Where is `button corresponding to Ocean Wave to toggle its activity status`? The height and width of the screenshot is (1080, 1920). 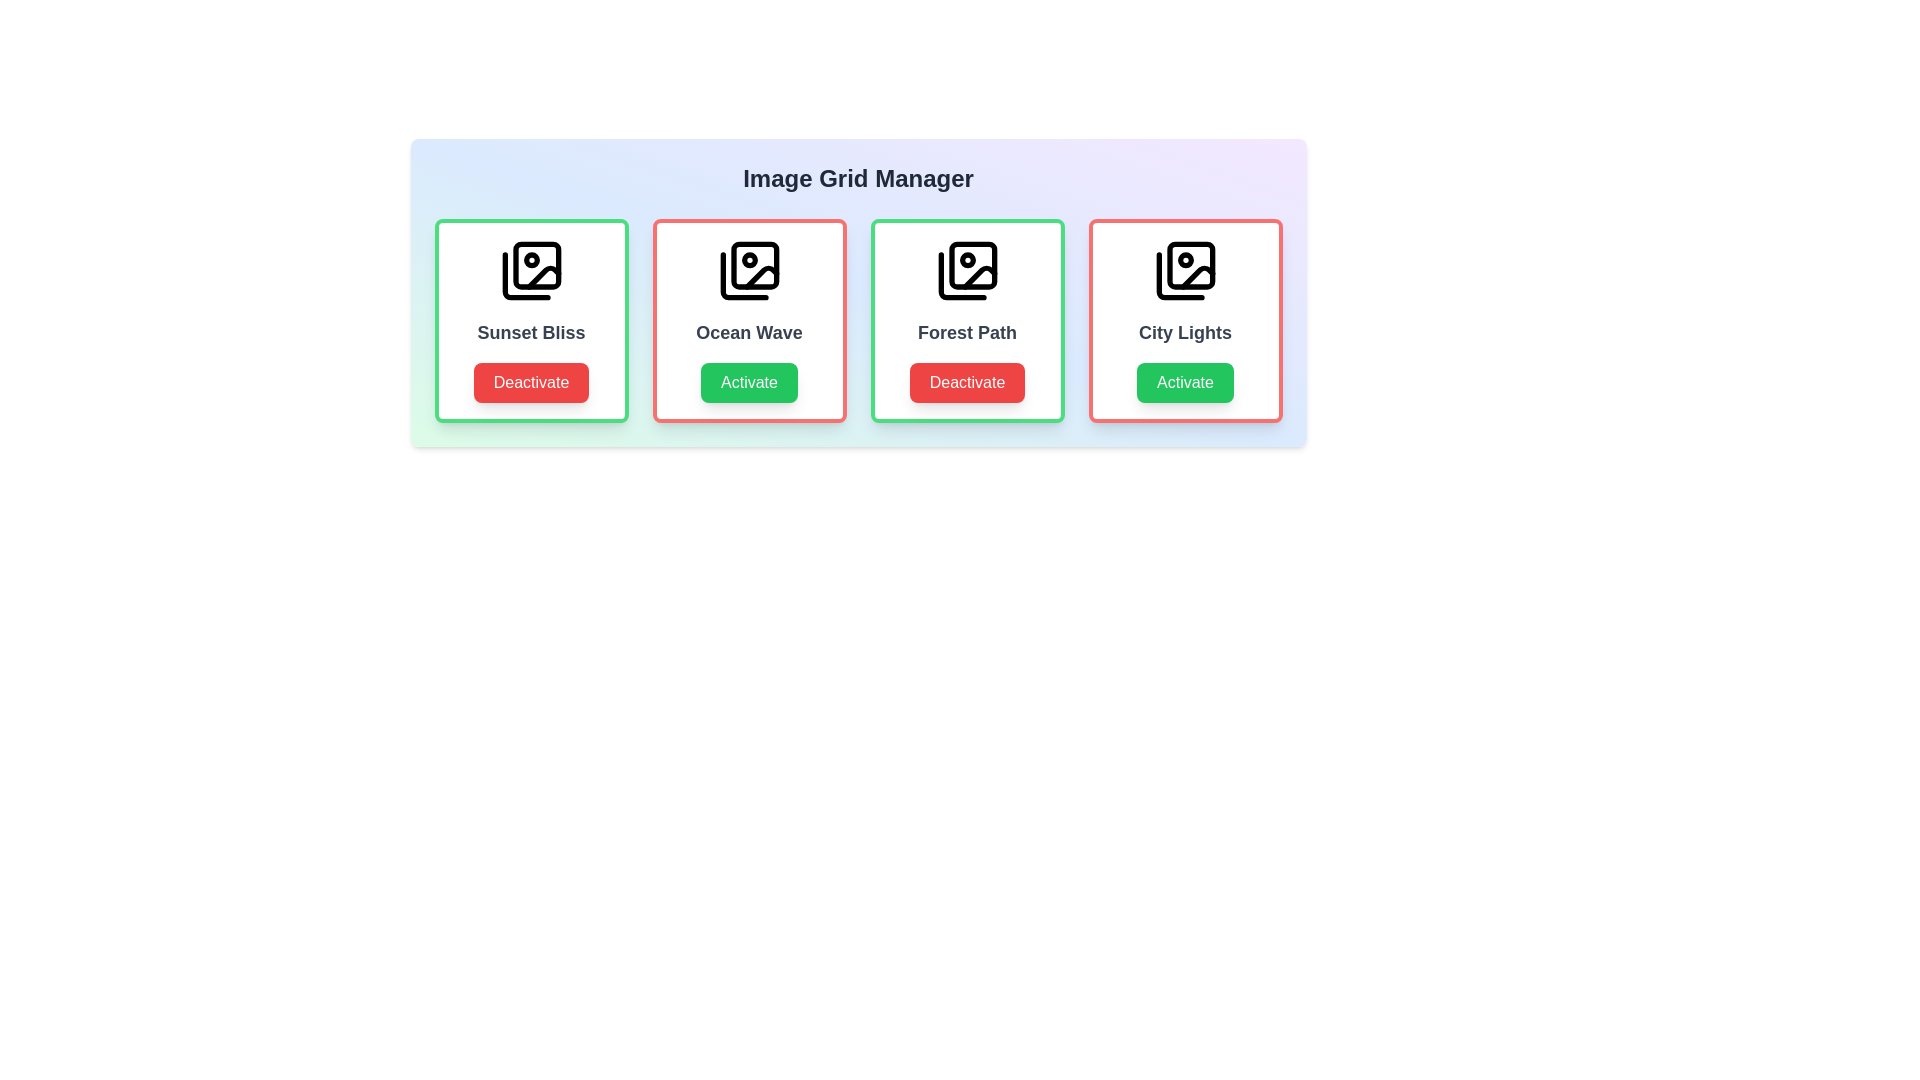
button corresponding to Ocean Wave to toggle its activity status is located at coordinates (748, 382).